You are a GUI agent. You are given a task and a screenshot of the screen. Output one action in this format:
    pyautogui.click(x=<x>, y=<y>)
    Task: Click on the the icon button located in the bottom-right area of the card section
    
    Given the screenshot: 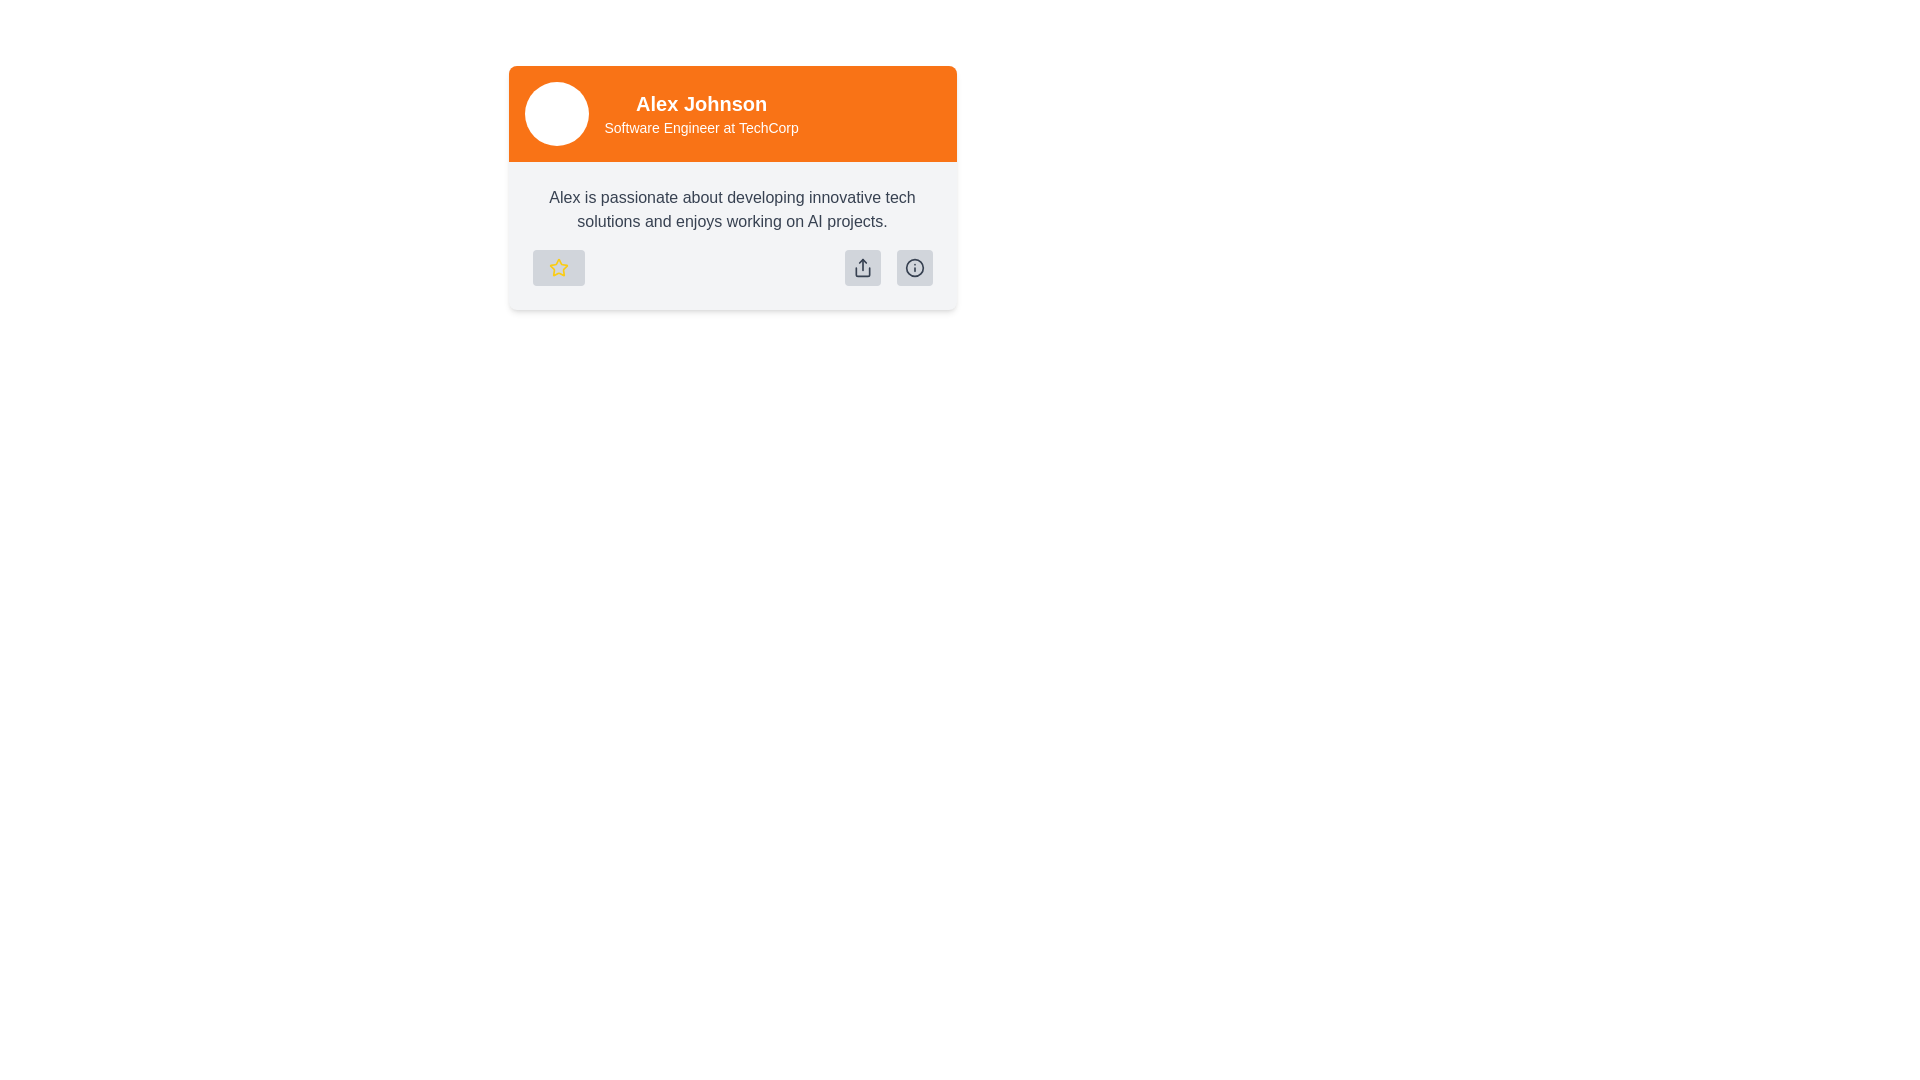 What is the action you would take?
    pyautogui.click(x=913, y=266)
    